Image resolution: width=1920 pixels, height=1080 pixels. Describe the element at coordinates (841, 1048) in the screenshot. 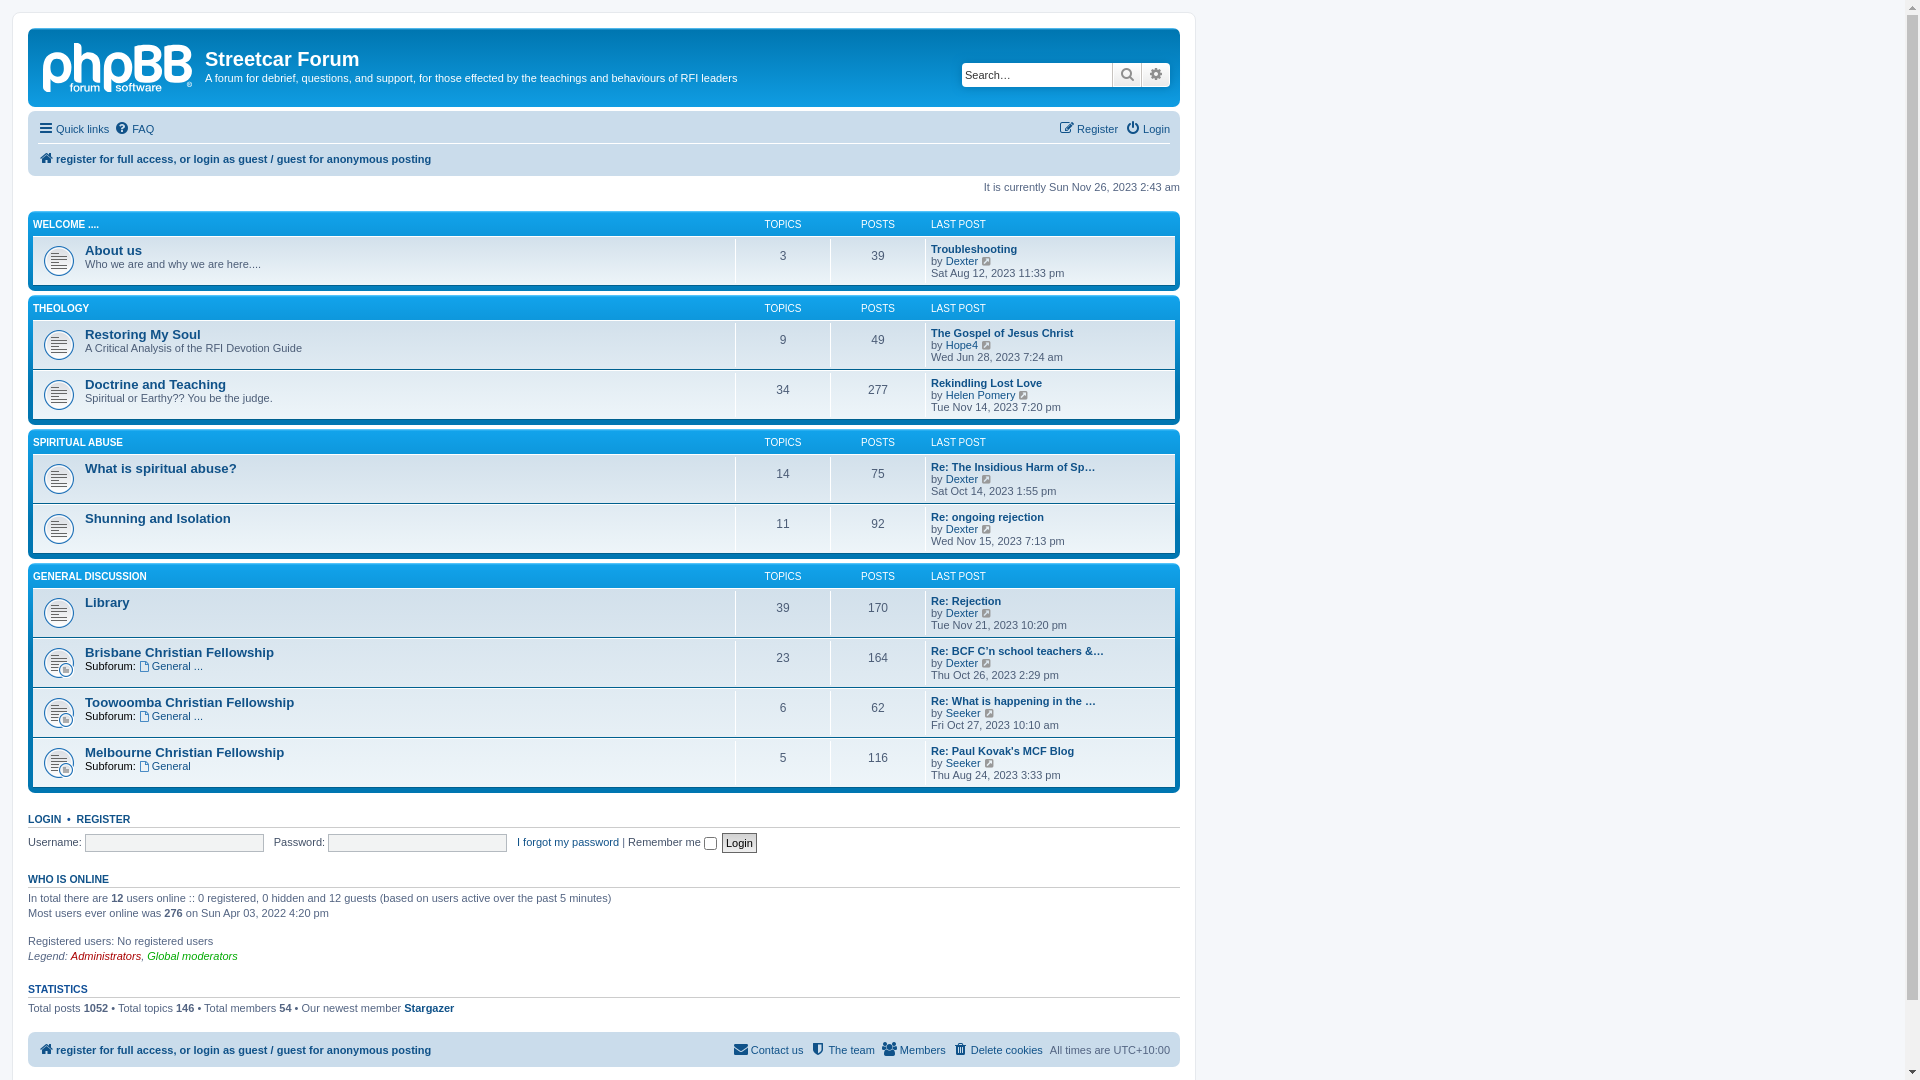

I see `'The team'` at that location.